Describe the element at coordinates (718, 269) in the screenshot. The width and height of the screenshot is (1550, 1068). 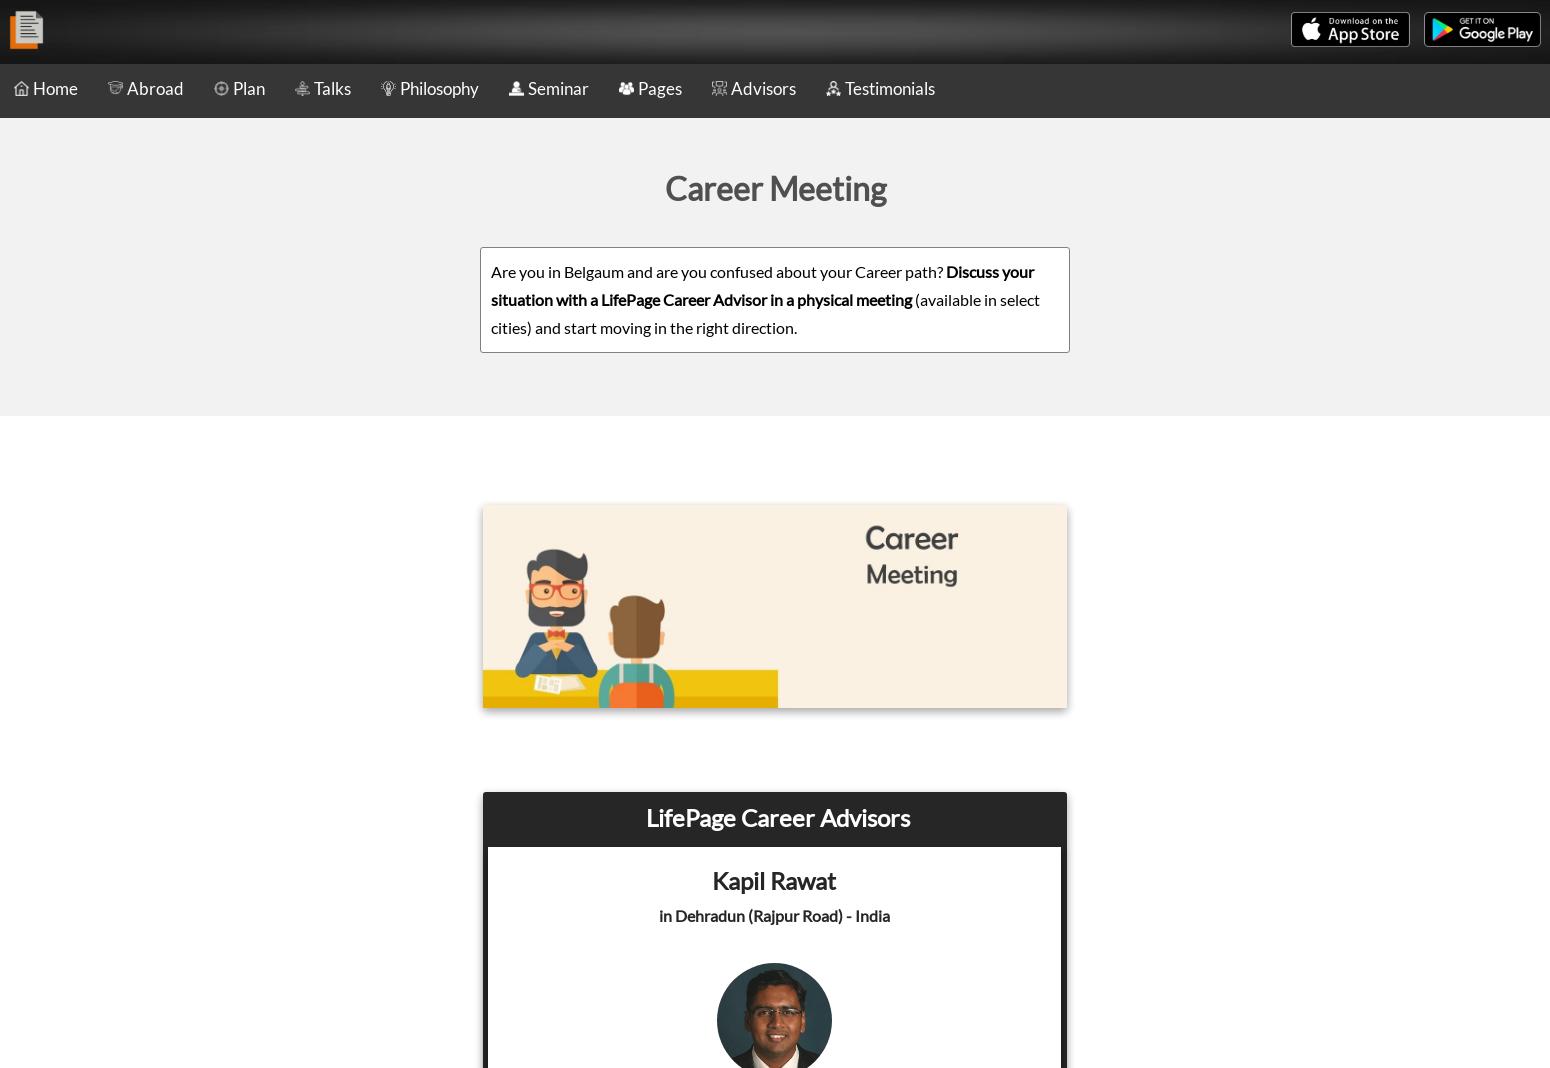
I see `'Are you in Belgaum and are you confused about your Career path?'` at that location.